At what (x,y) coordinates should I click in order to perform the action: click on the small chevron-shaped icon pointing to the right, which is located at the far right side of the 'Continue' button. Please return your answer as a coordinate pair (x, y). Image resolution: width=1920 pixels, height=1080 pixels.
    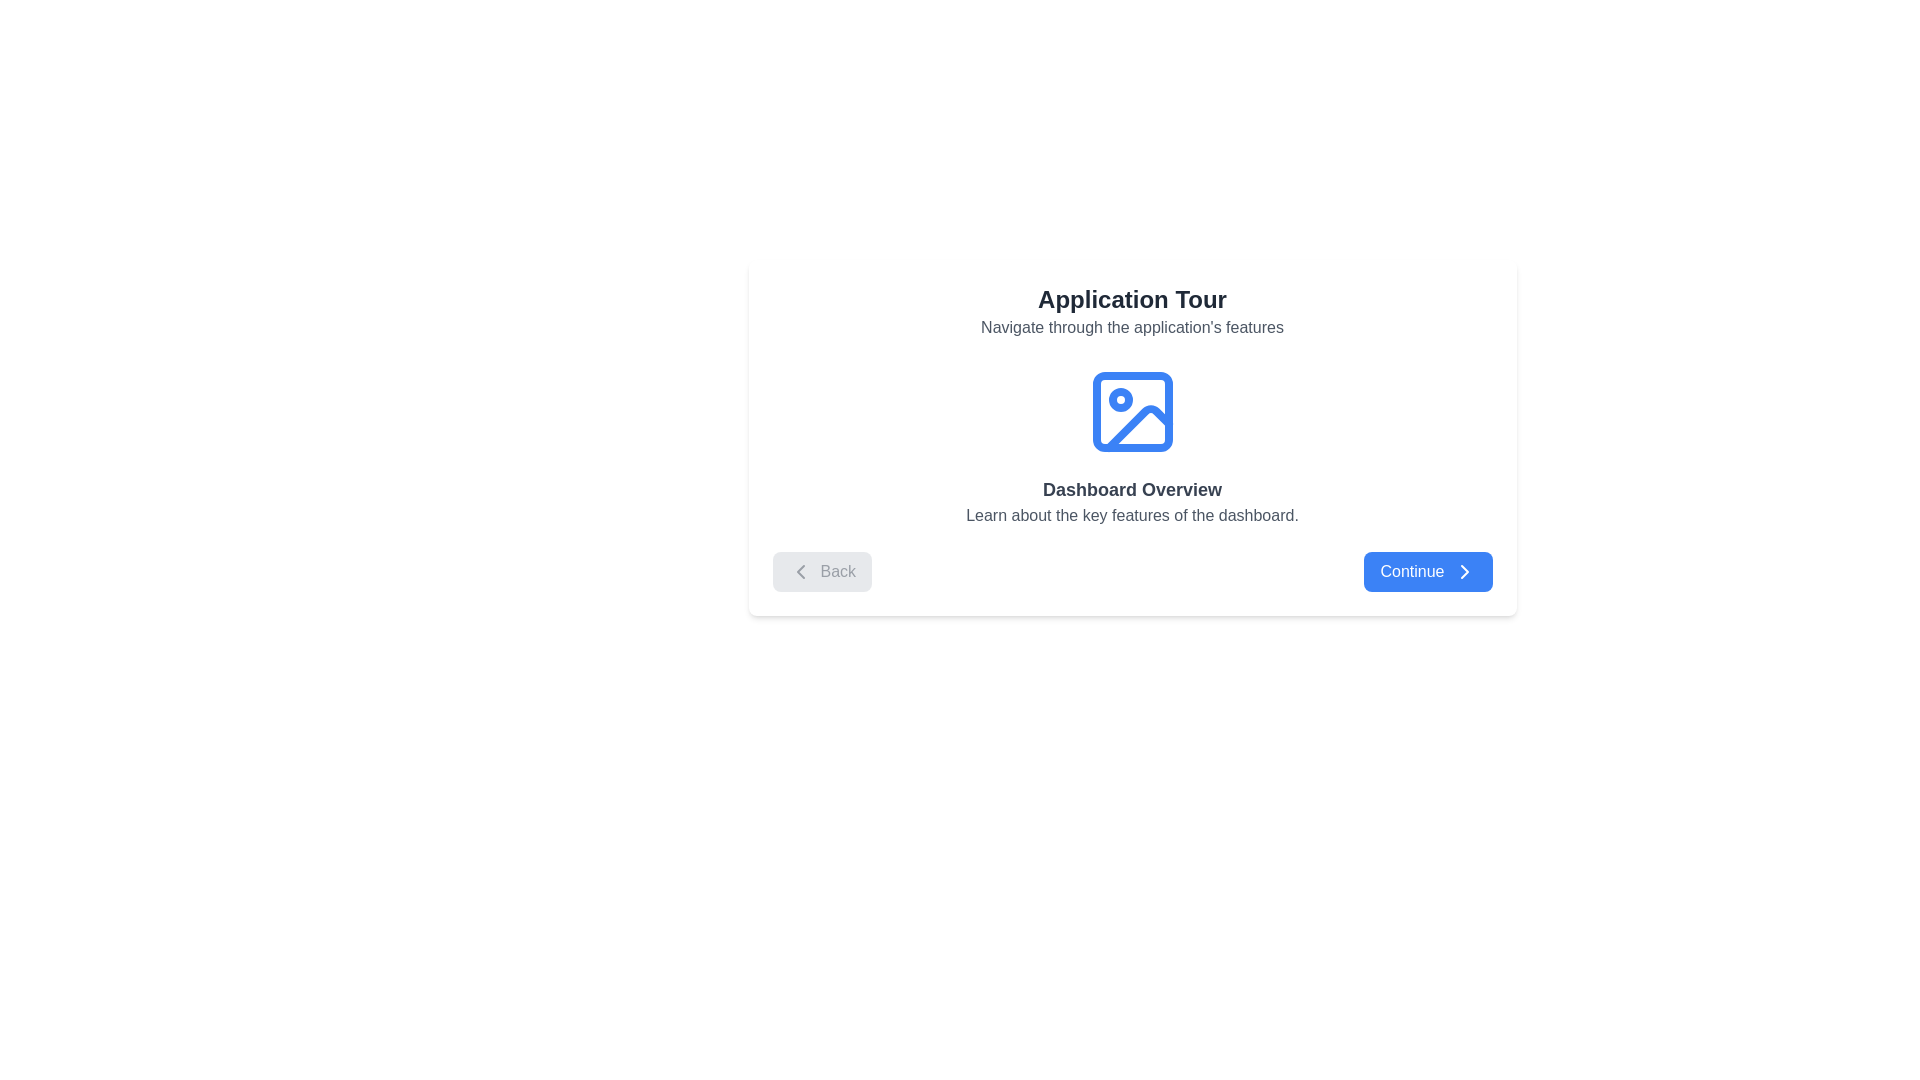
    Looking at the image, I should click on (1464, 571).